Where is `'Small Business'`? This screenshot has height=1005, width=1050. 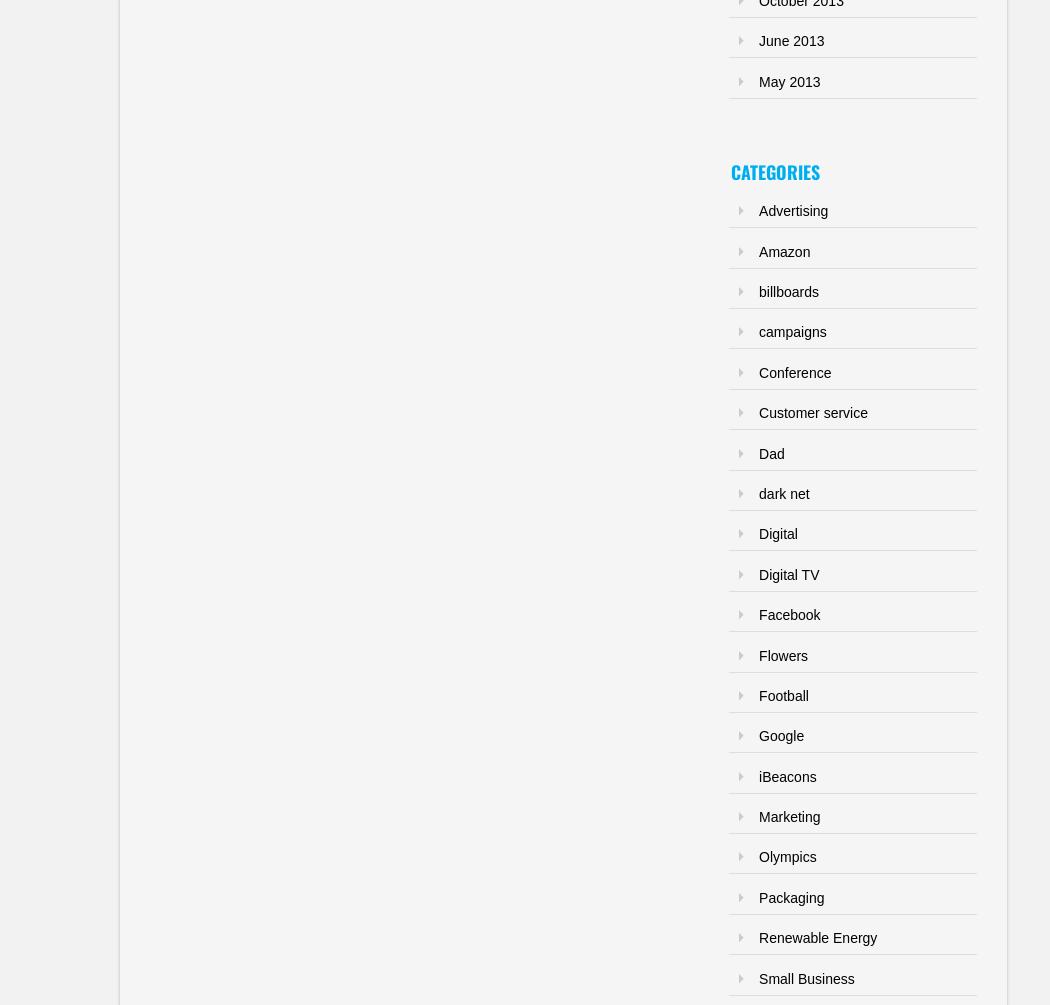
'Small Business' is located at coordinates (805, 976).